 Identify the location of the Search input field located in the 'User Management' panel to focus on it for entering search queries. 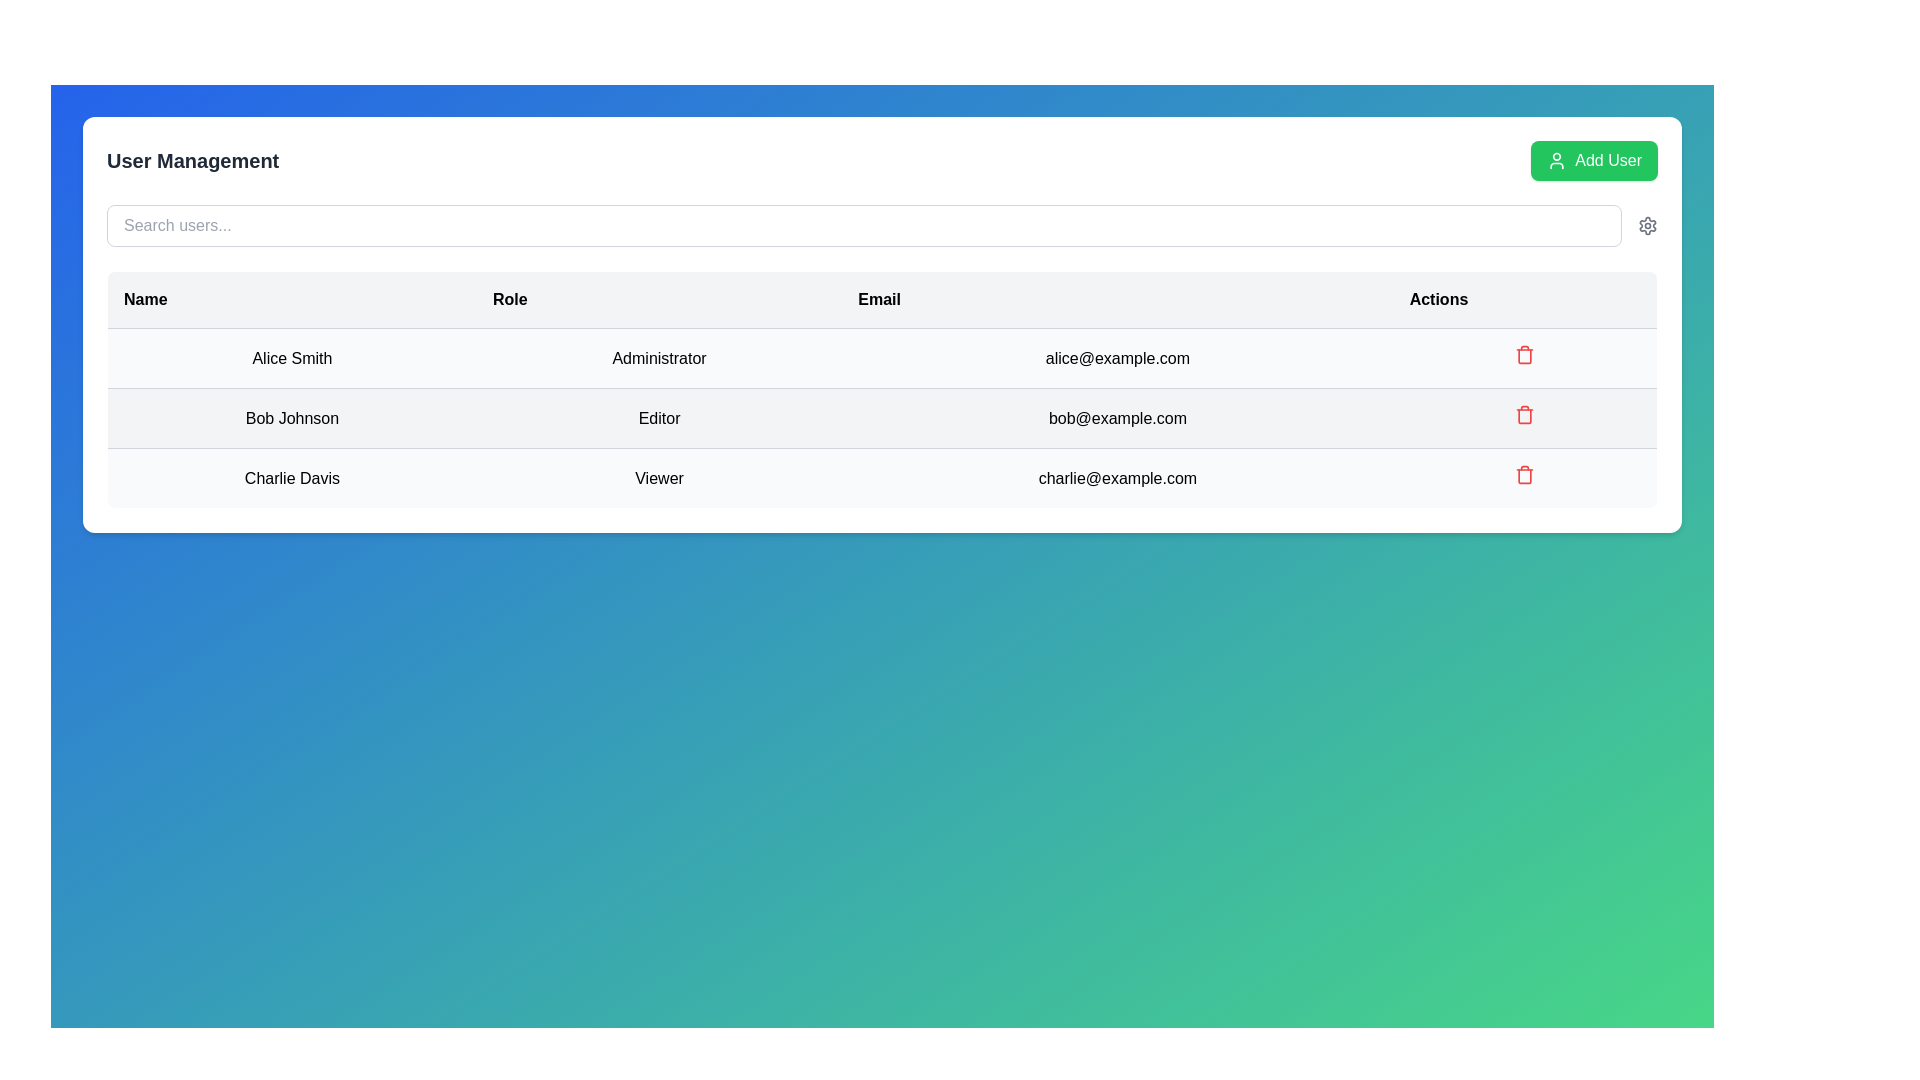
(881, 225).